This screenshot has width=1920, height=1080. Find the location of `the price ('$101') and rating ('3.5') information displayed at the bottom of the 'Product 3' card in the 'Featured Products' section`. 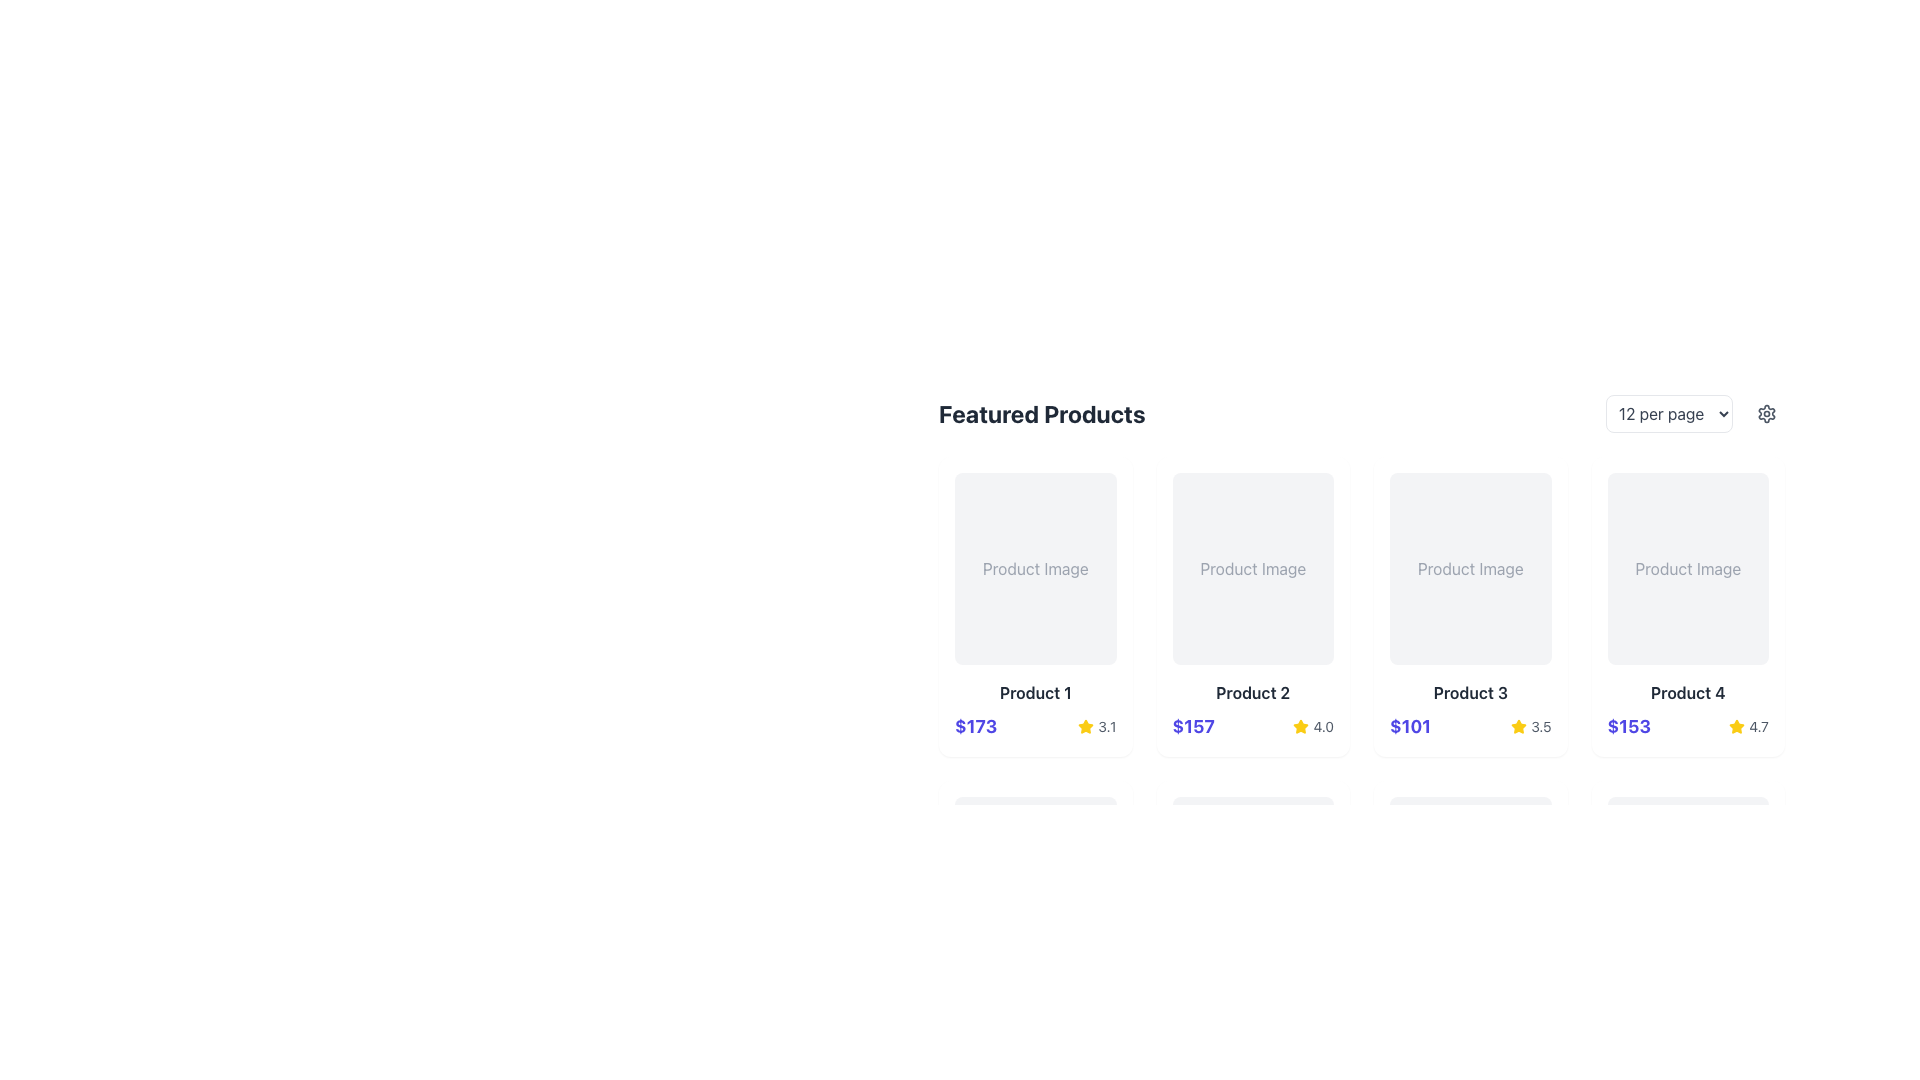

the price ('$101') and rating ('3.5') information displayed at the bottom of the 'Product 3' card in the 'Featured Products' section is located at coordinates (1470, 726).